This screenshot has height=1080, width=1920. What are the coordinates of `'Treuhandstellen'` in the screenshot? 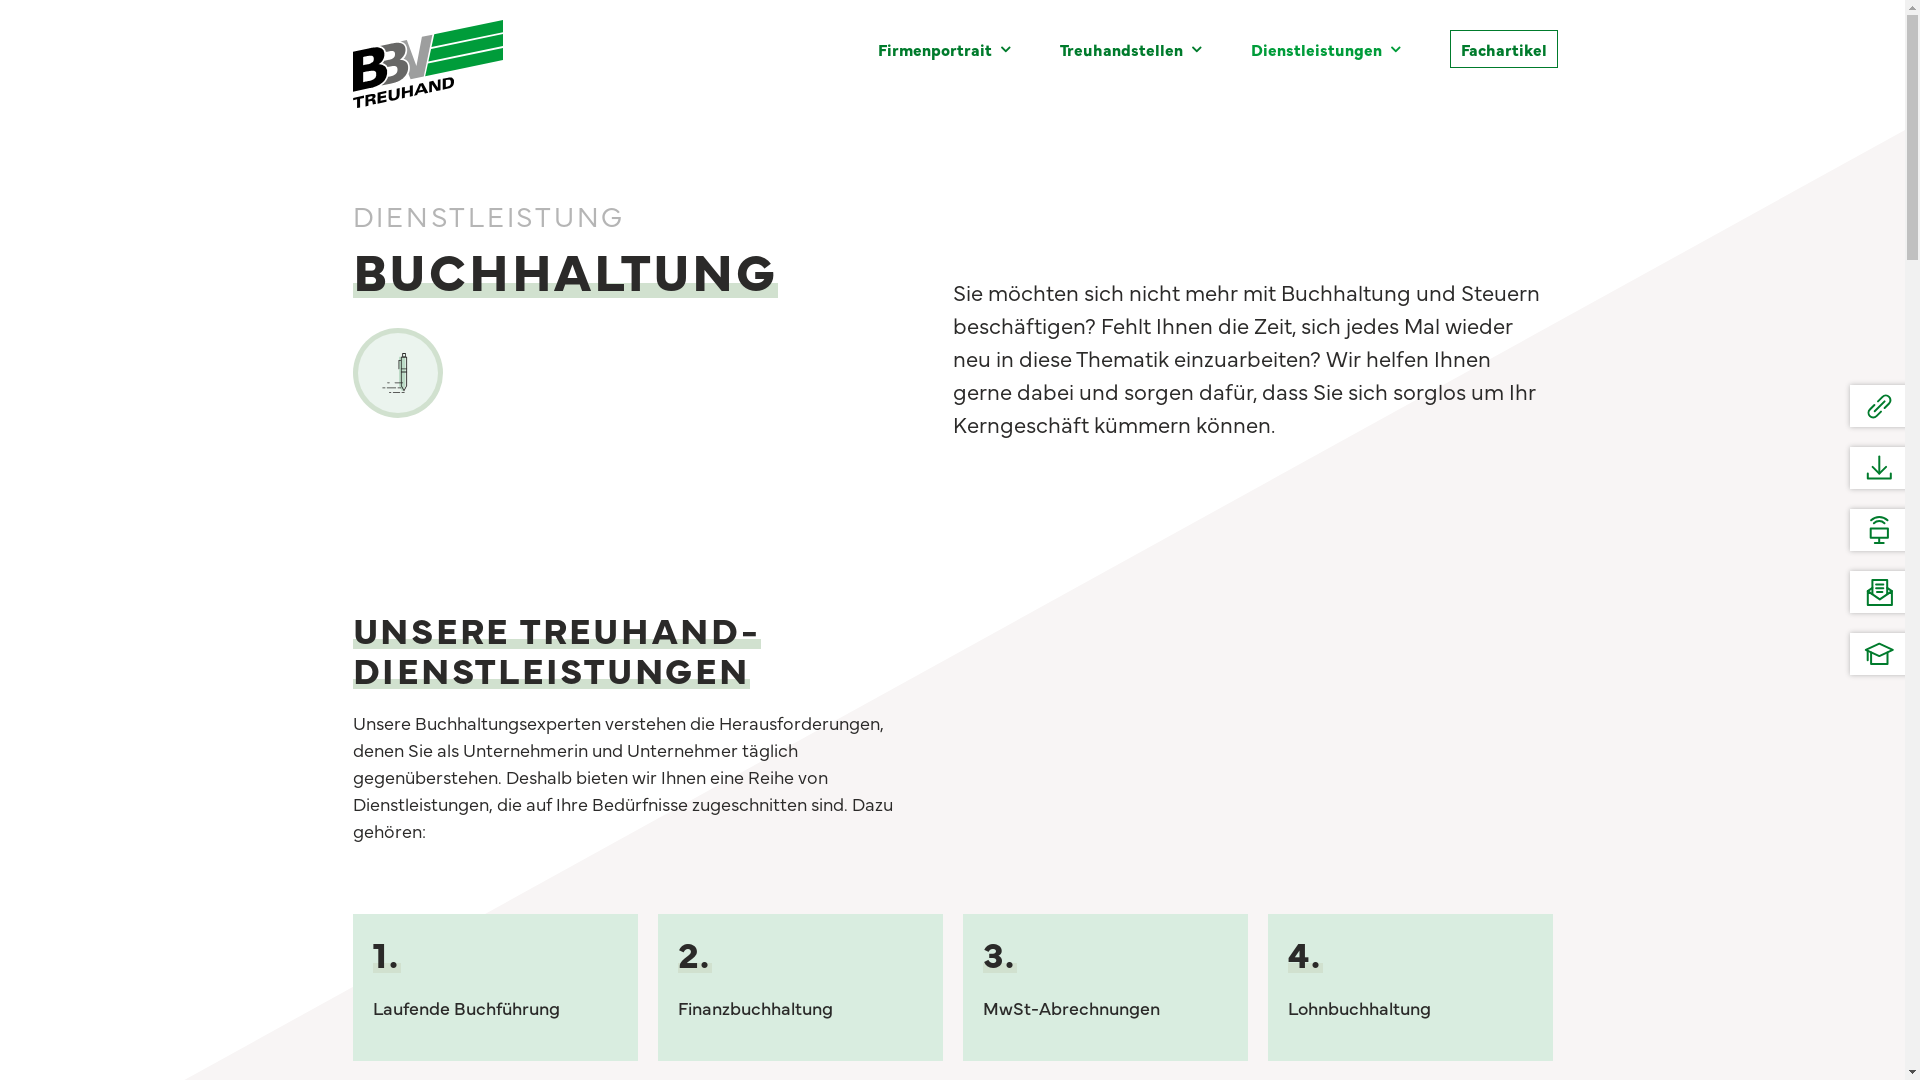 It's located at (1130, 48).